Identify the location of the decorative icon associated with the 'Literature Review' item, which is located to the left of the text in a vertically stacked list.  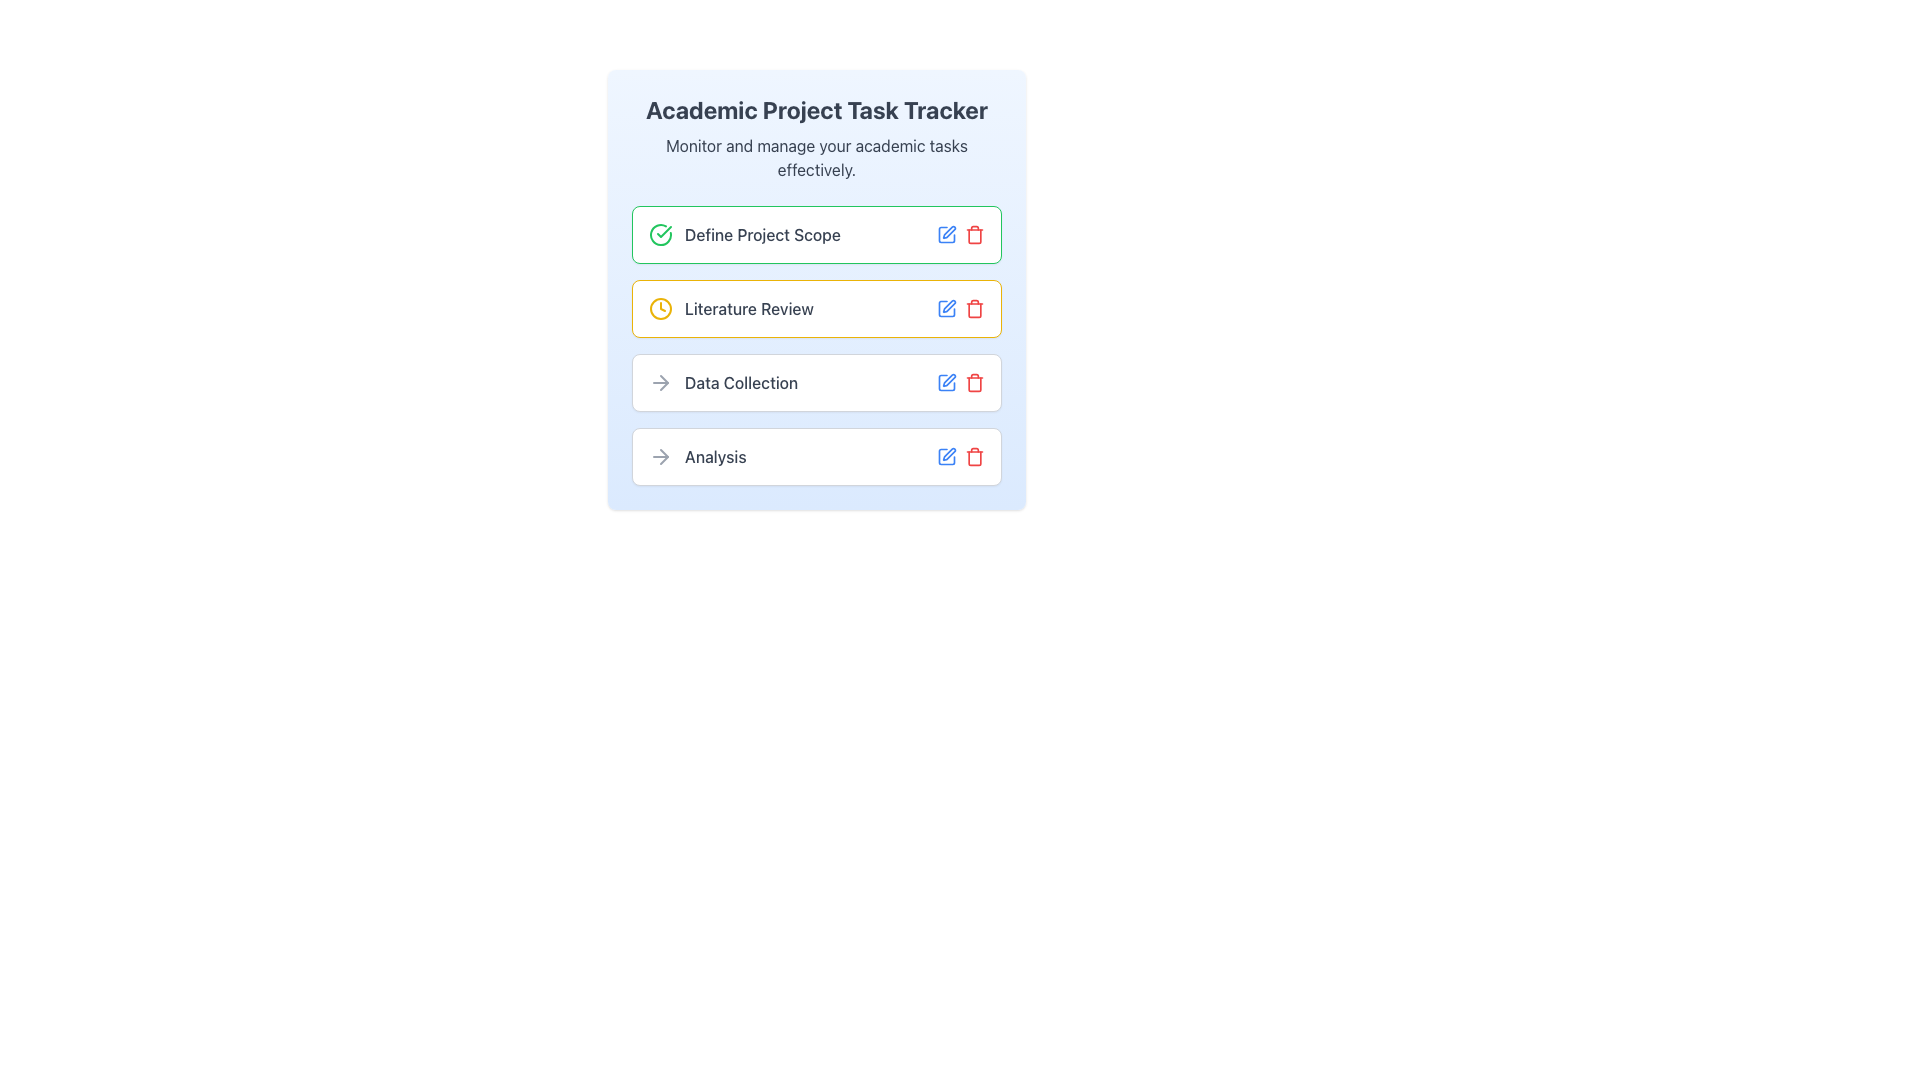
(661, 308).